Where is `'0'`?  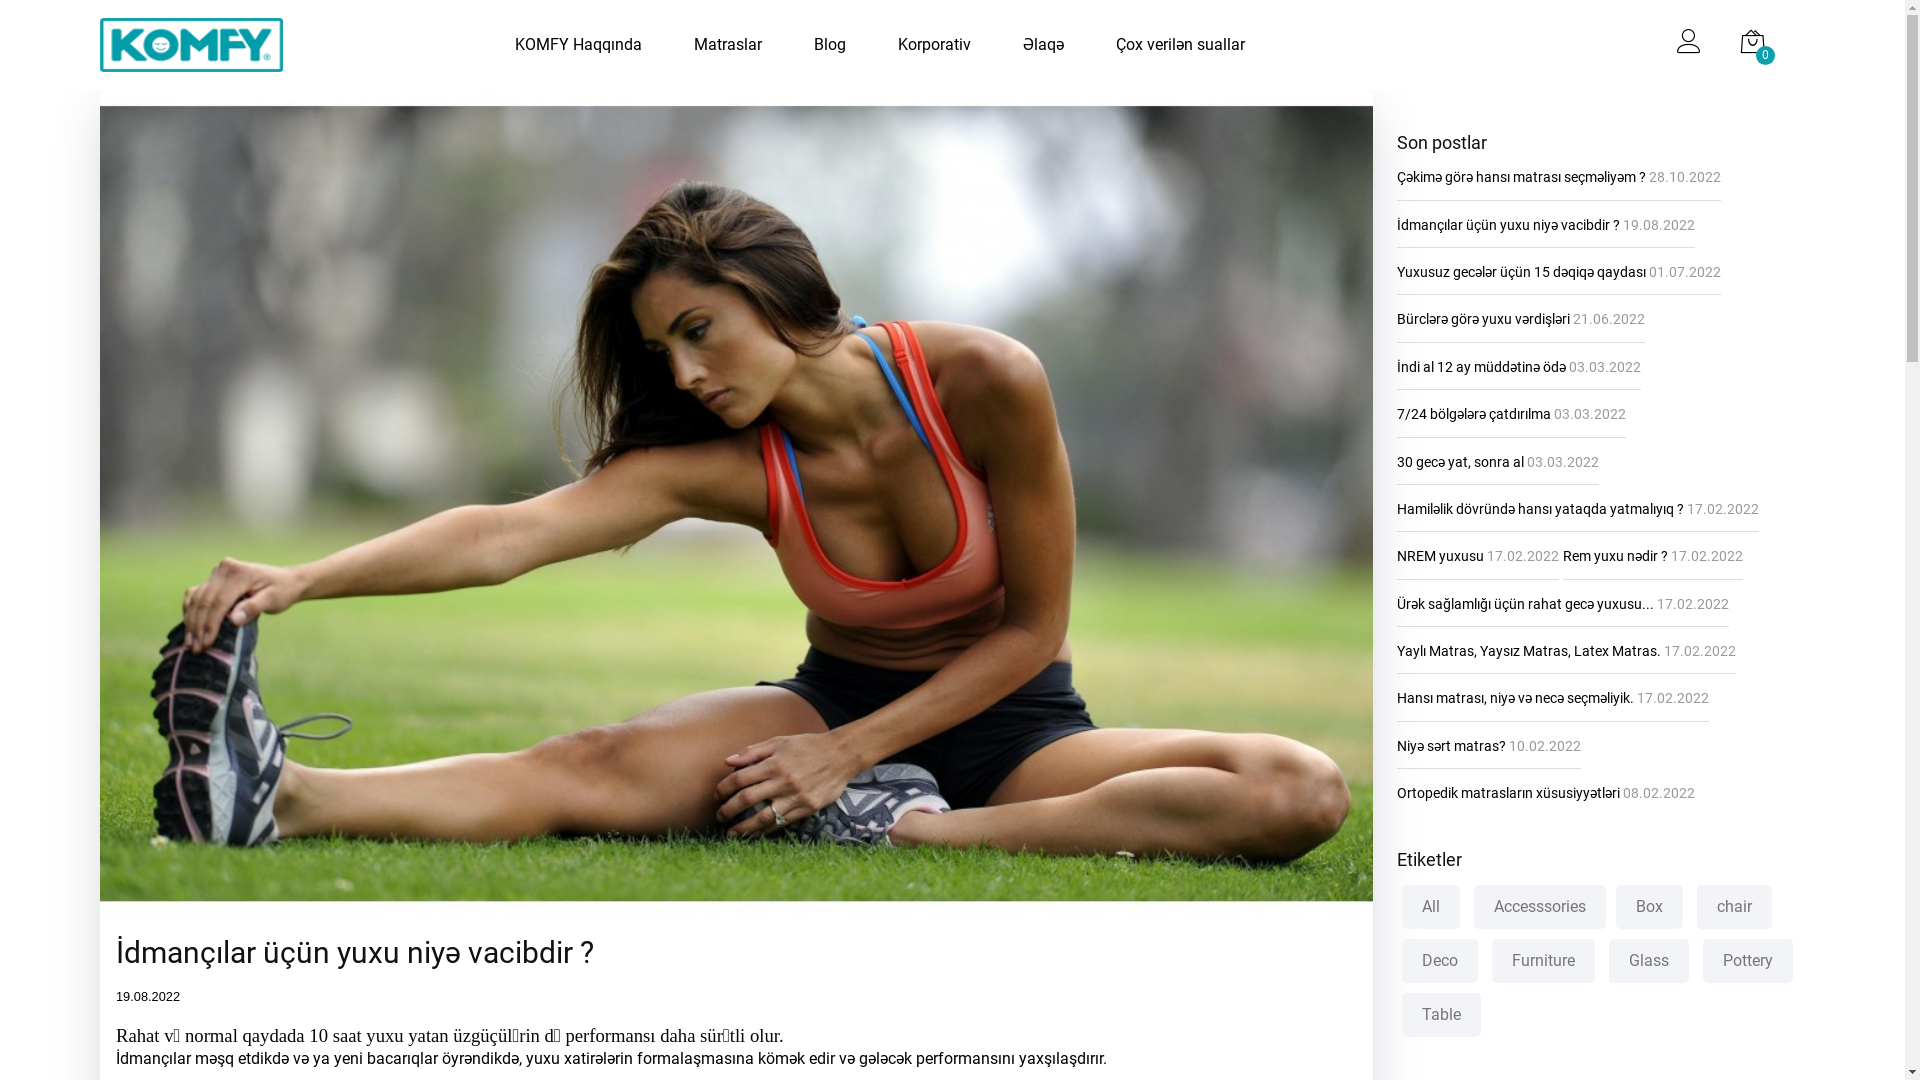
'0' is located at coordinates (1740, 45).